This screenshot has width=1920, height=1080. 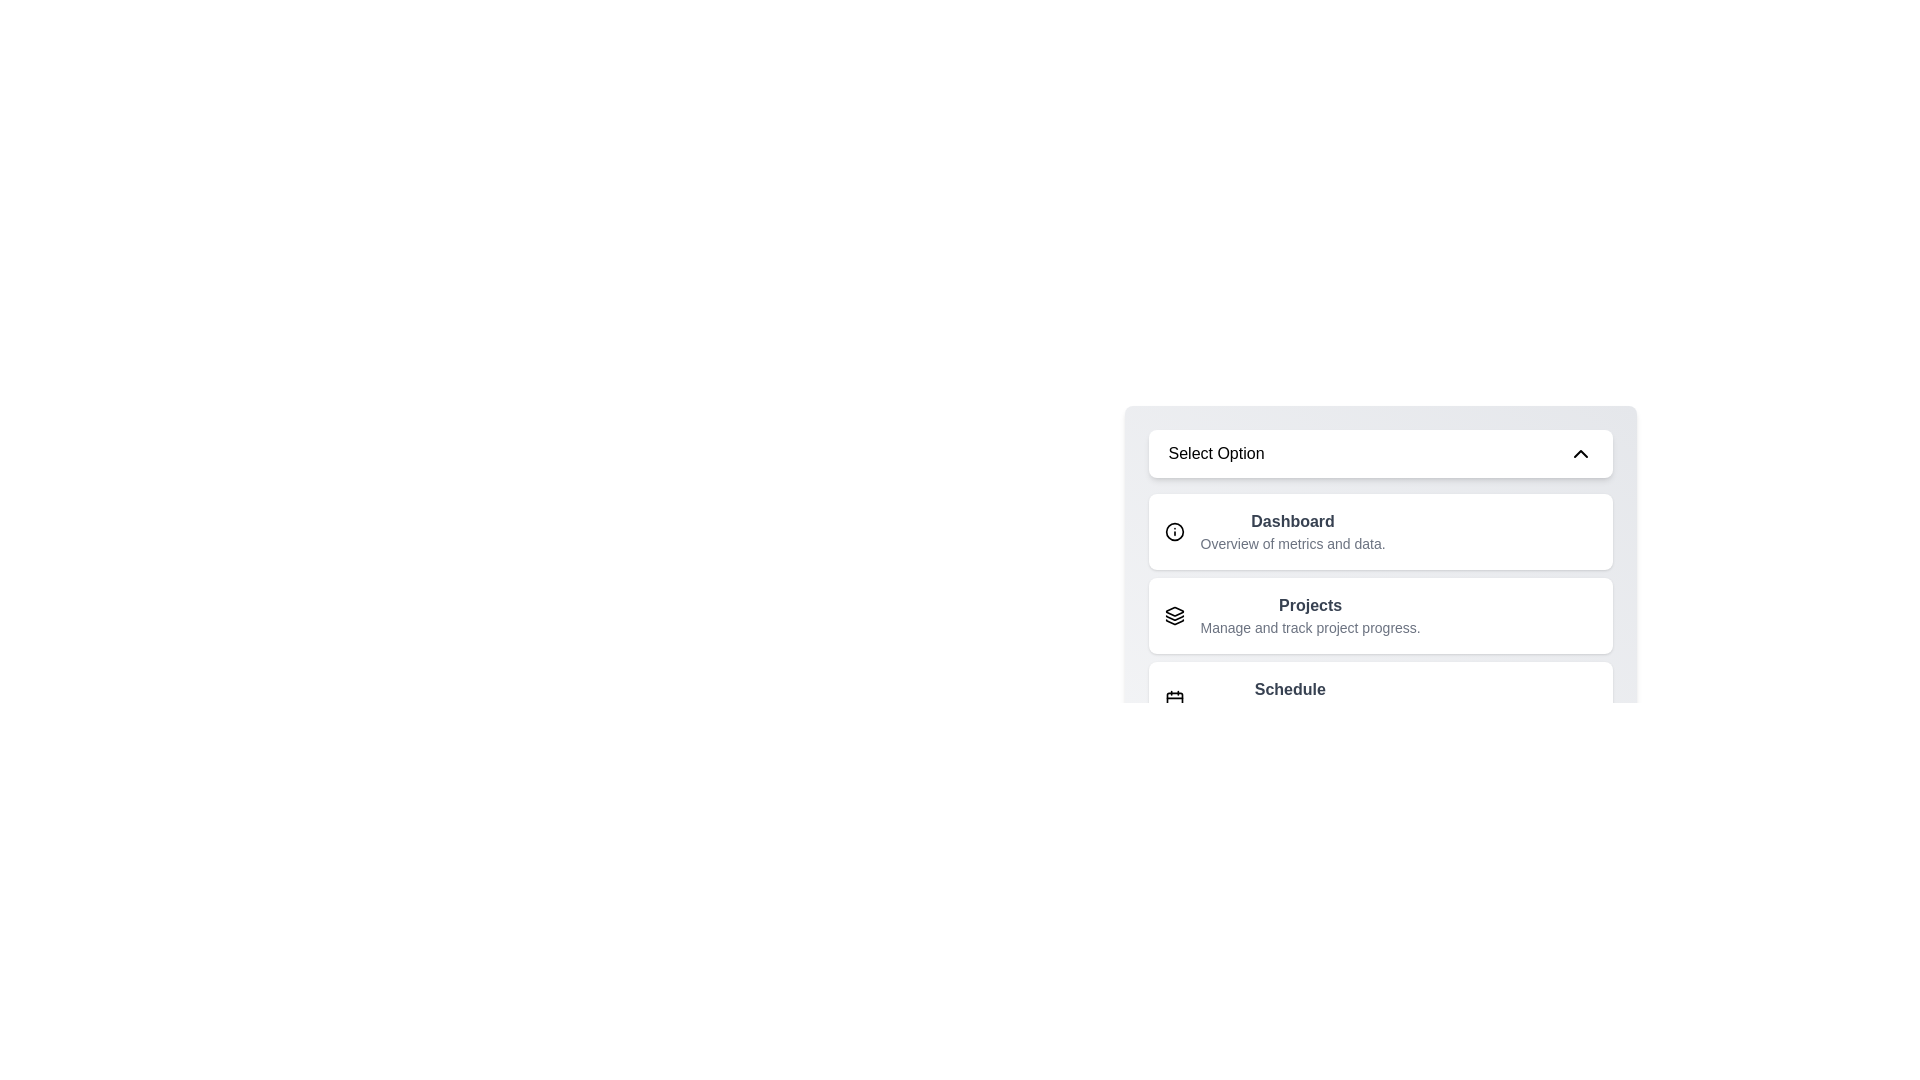 What do you see at coordinates (1174, 615) in the screenshot?
I see `the icon next to the Projects menu item` at bounding box center [1174, 615].